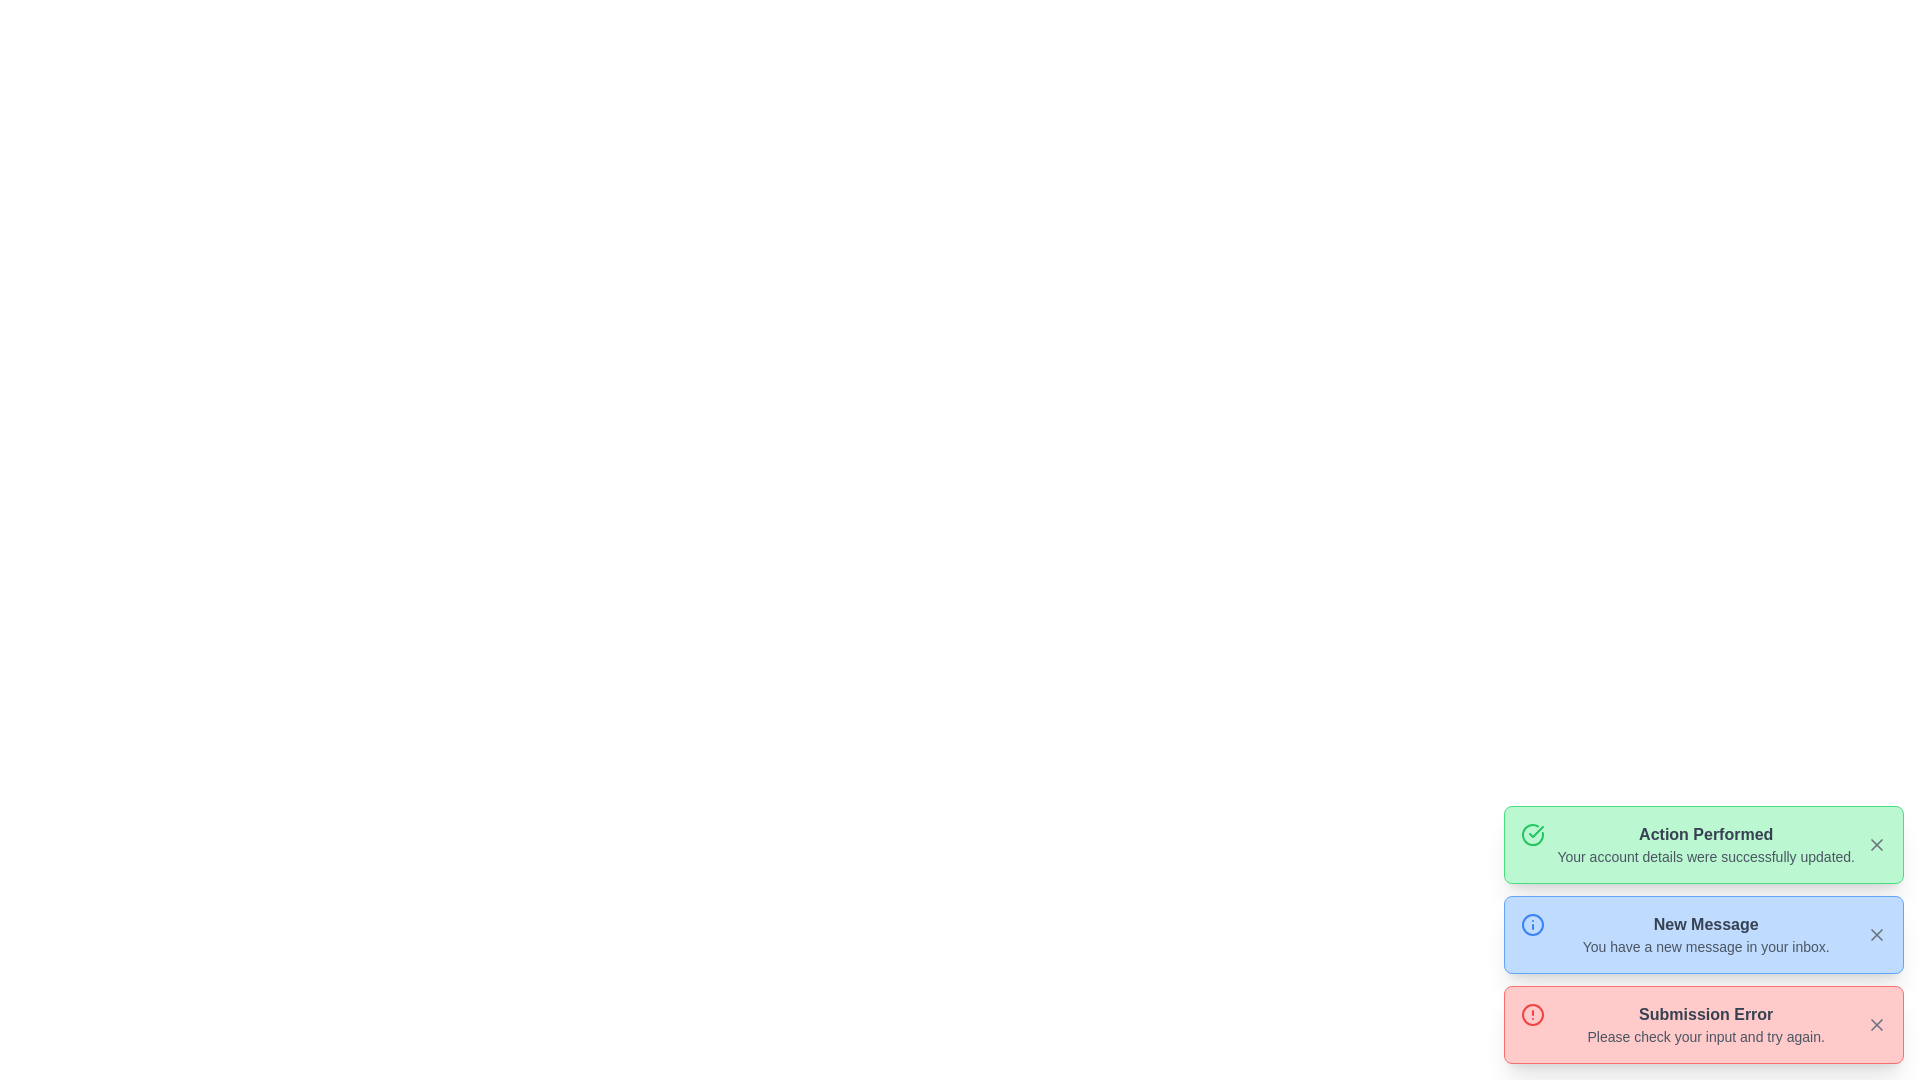 The width and height of the screenshot is (1920, 1080). Describe the element at coordinates (1532, 1014) in the screenshot. I see `the circular icon with a red border and a warning symbol inside, located on the left side of the 'Submission Error' notification box` at that location.